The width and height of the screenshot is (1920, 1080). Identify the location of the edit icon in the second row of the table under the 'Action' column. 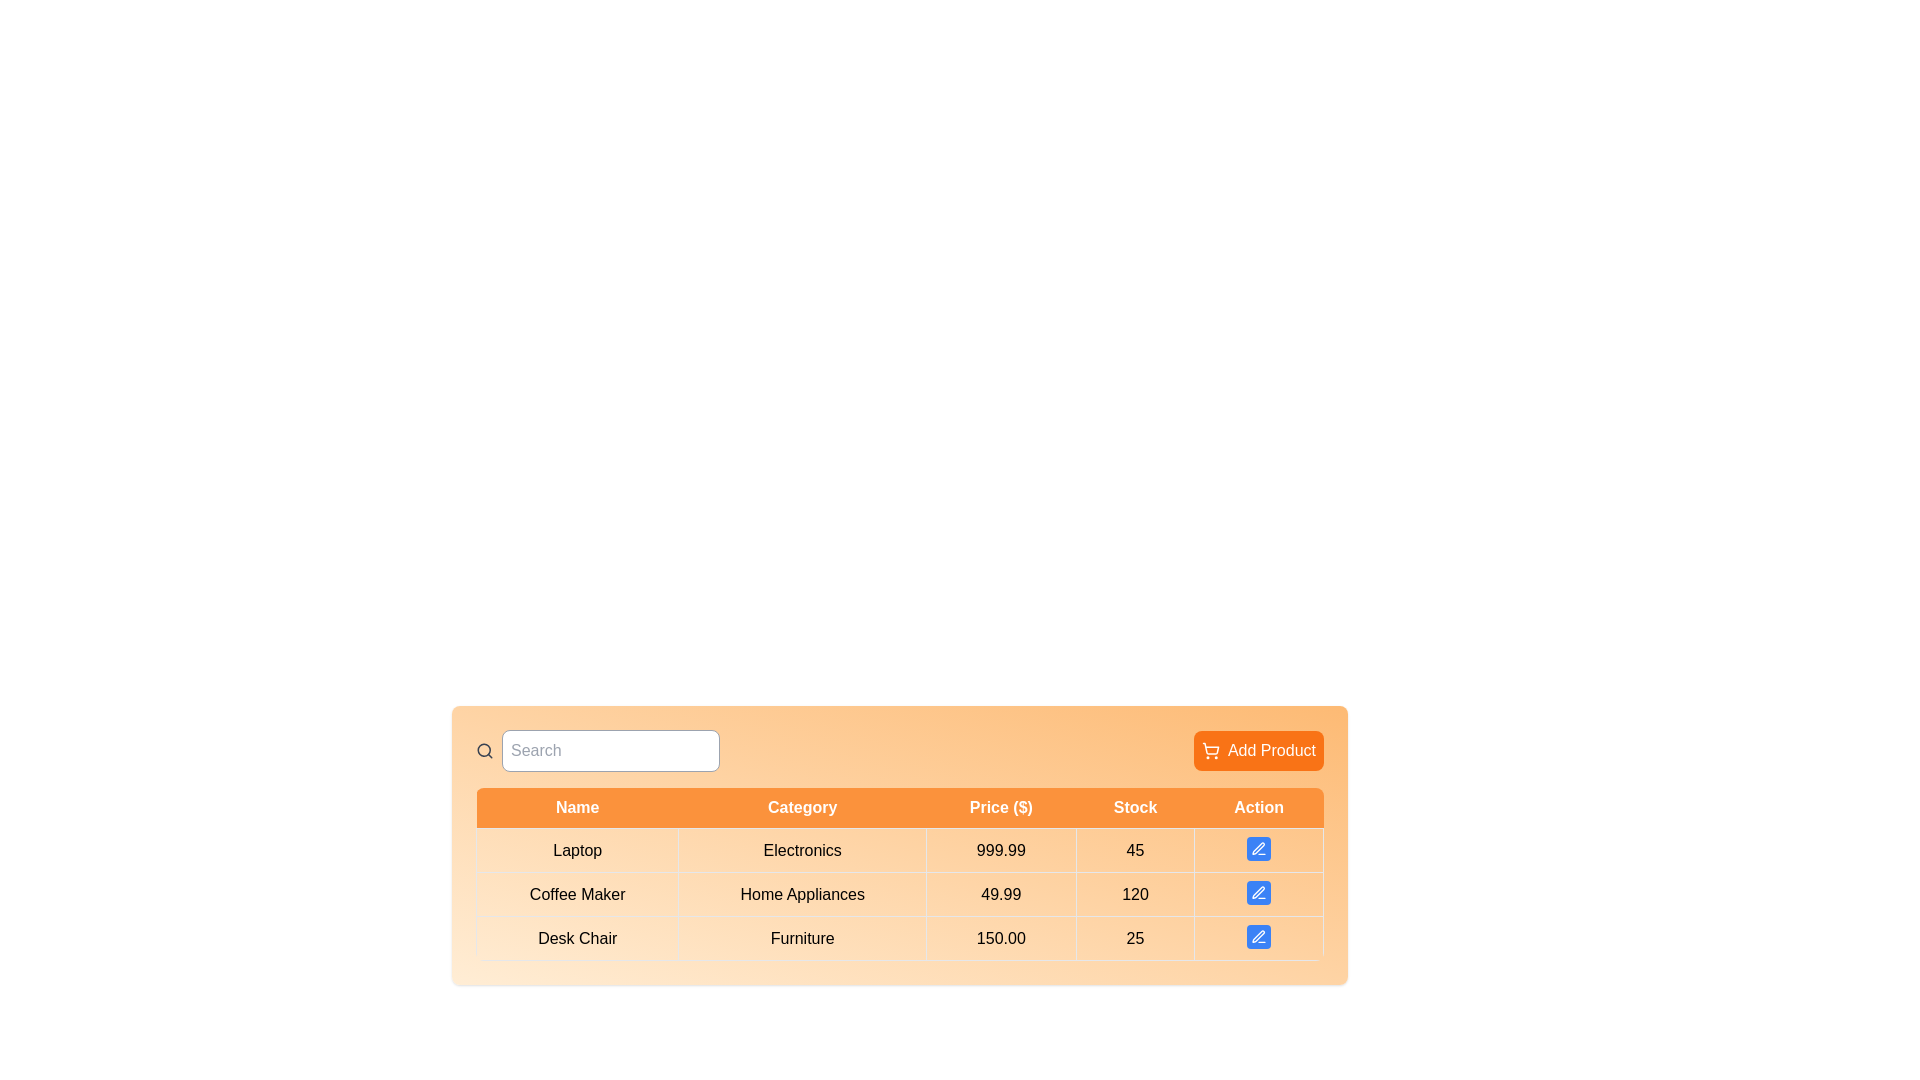
(1257, 891).